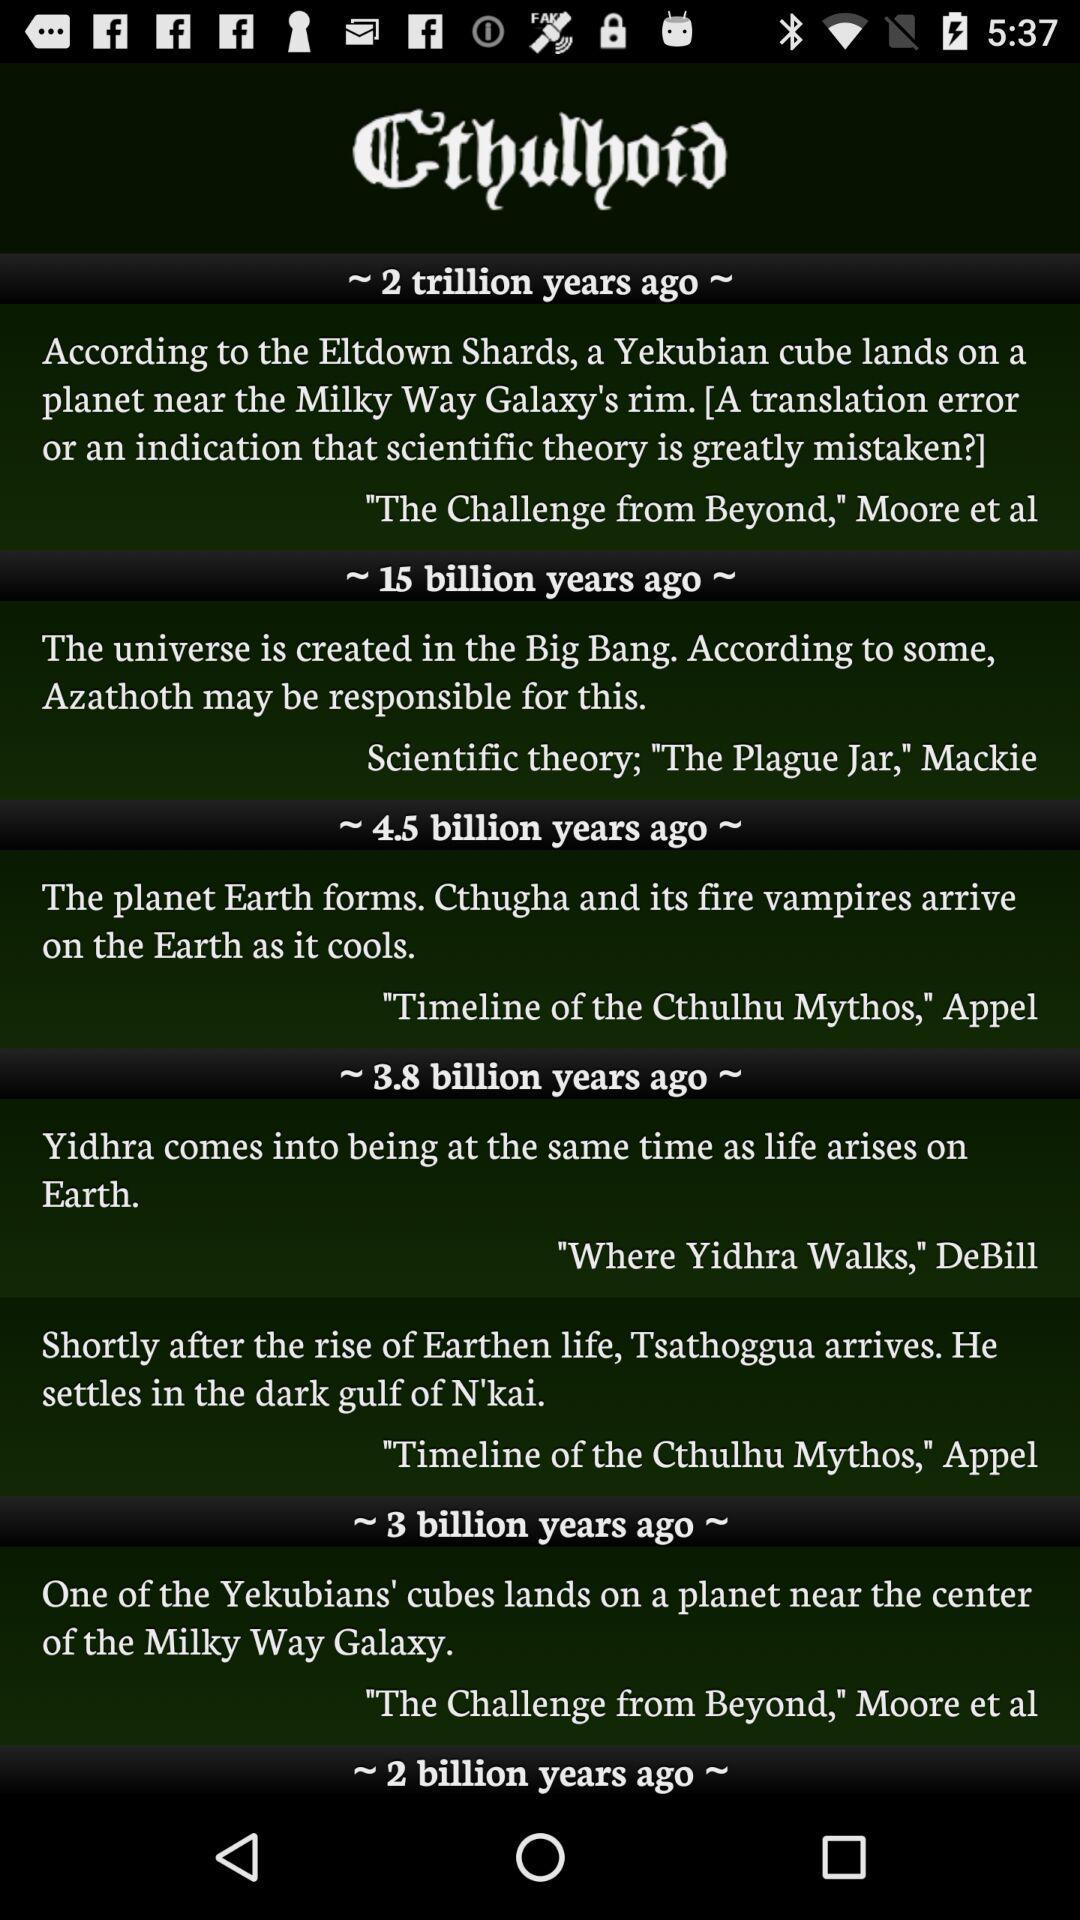  I want to click on the the universe is icon, so click(540, 669).